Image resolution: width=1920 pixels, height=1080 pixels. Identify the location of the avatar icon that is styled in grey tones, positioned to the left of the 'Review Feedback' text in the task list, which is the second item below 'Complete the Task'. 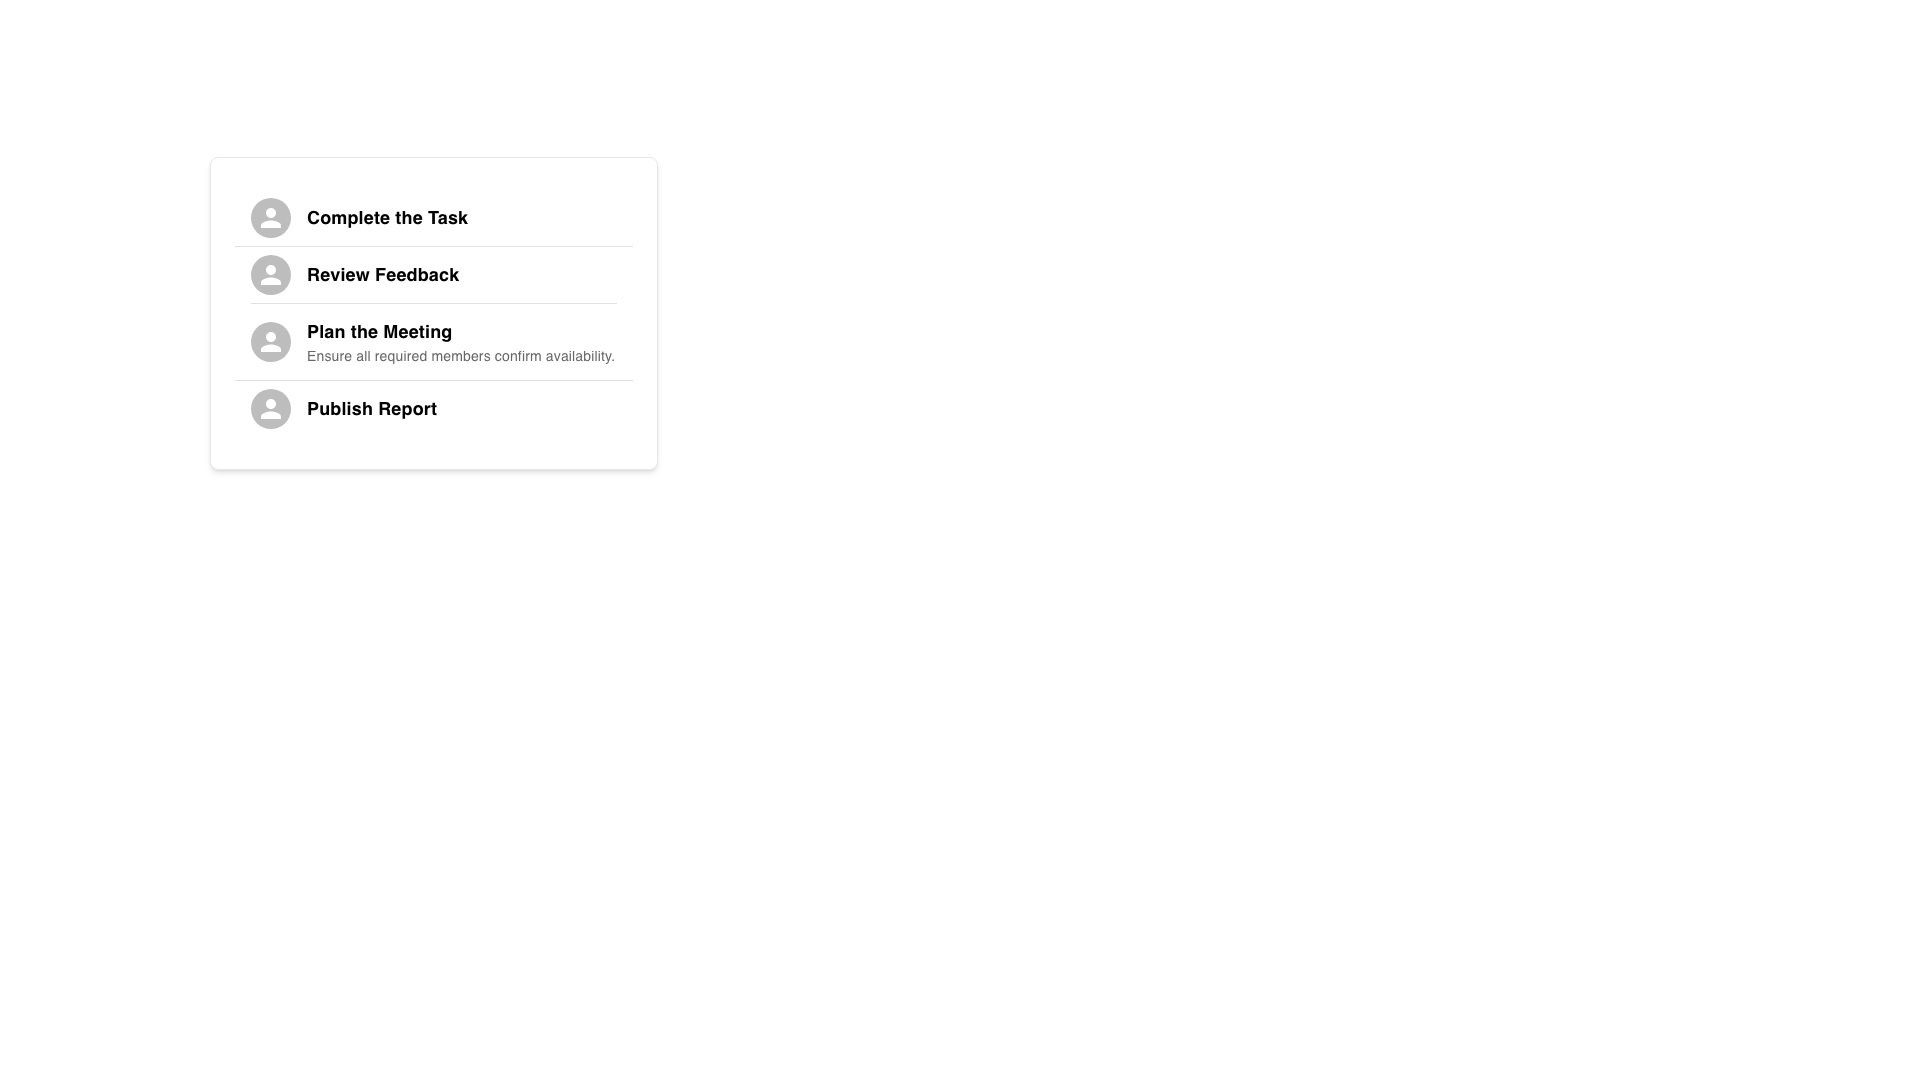
(269, 274).